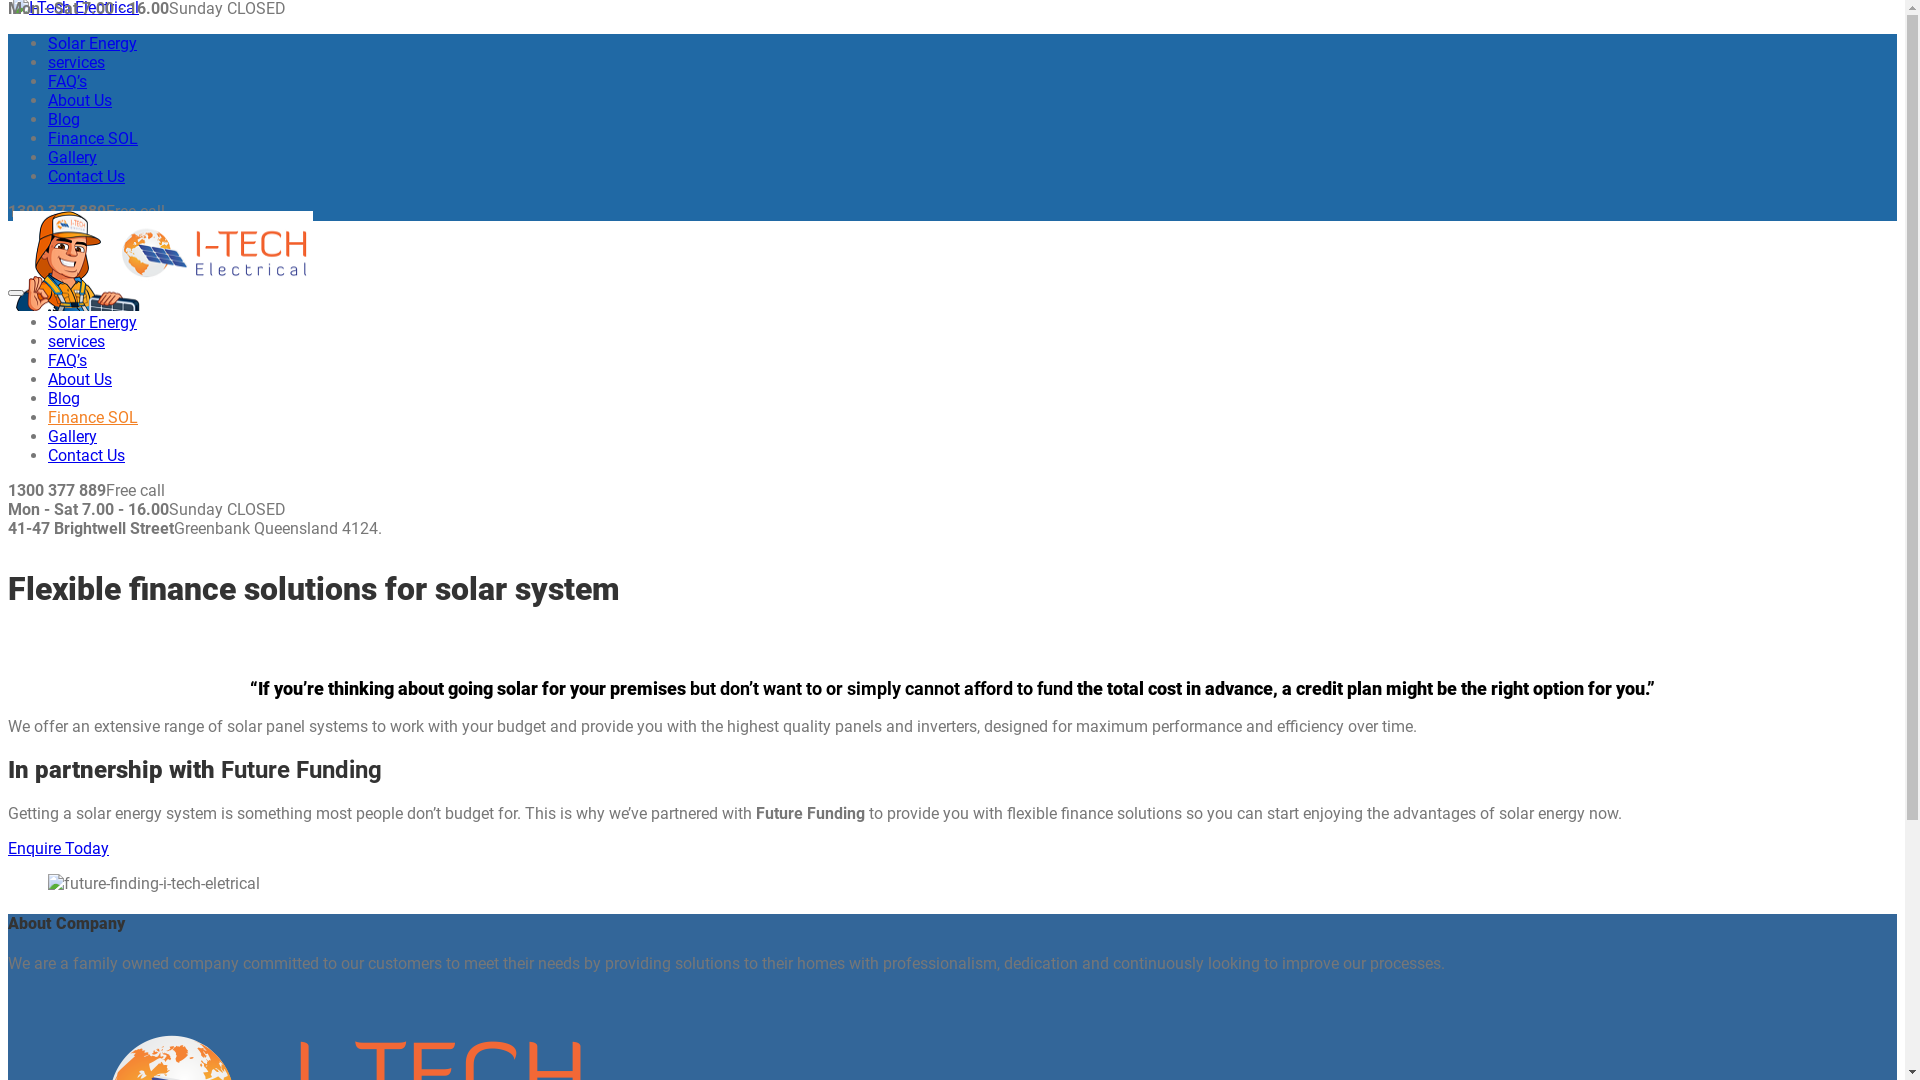 The width and height of the screenshot is (1920, 1080). Describe the element at coordinates (48, 61) in the screenshot. I see `'services'` at that location.